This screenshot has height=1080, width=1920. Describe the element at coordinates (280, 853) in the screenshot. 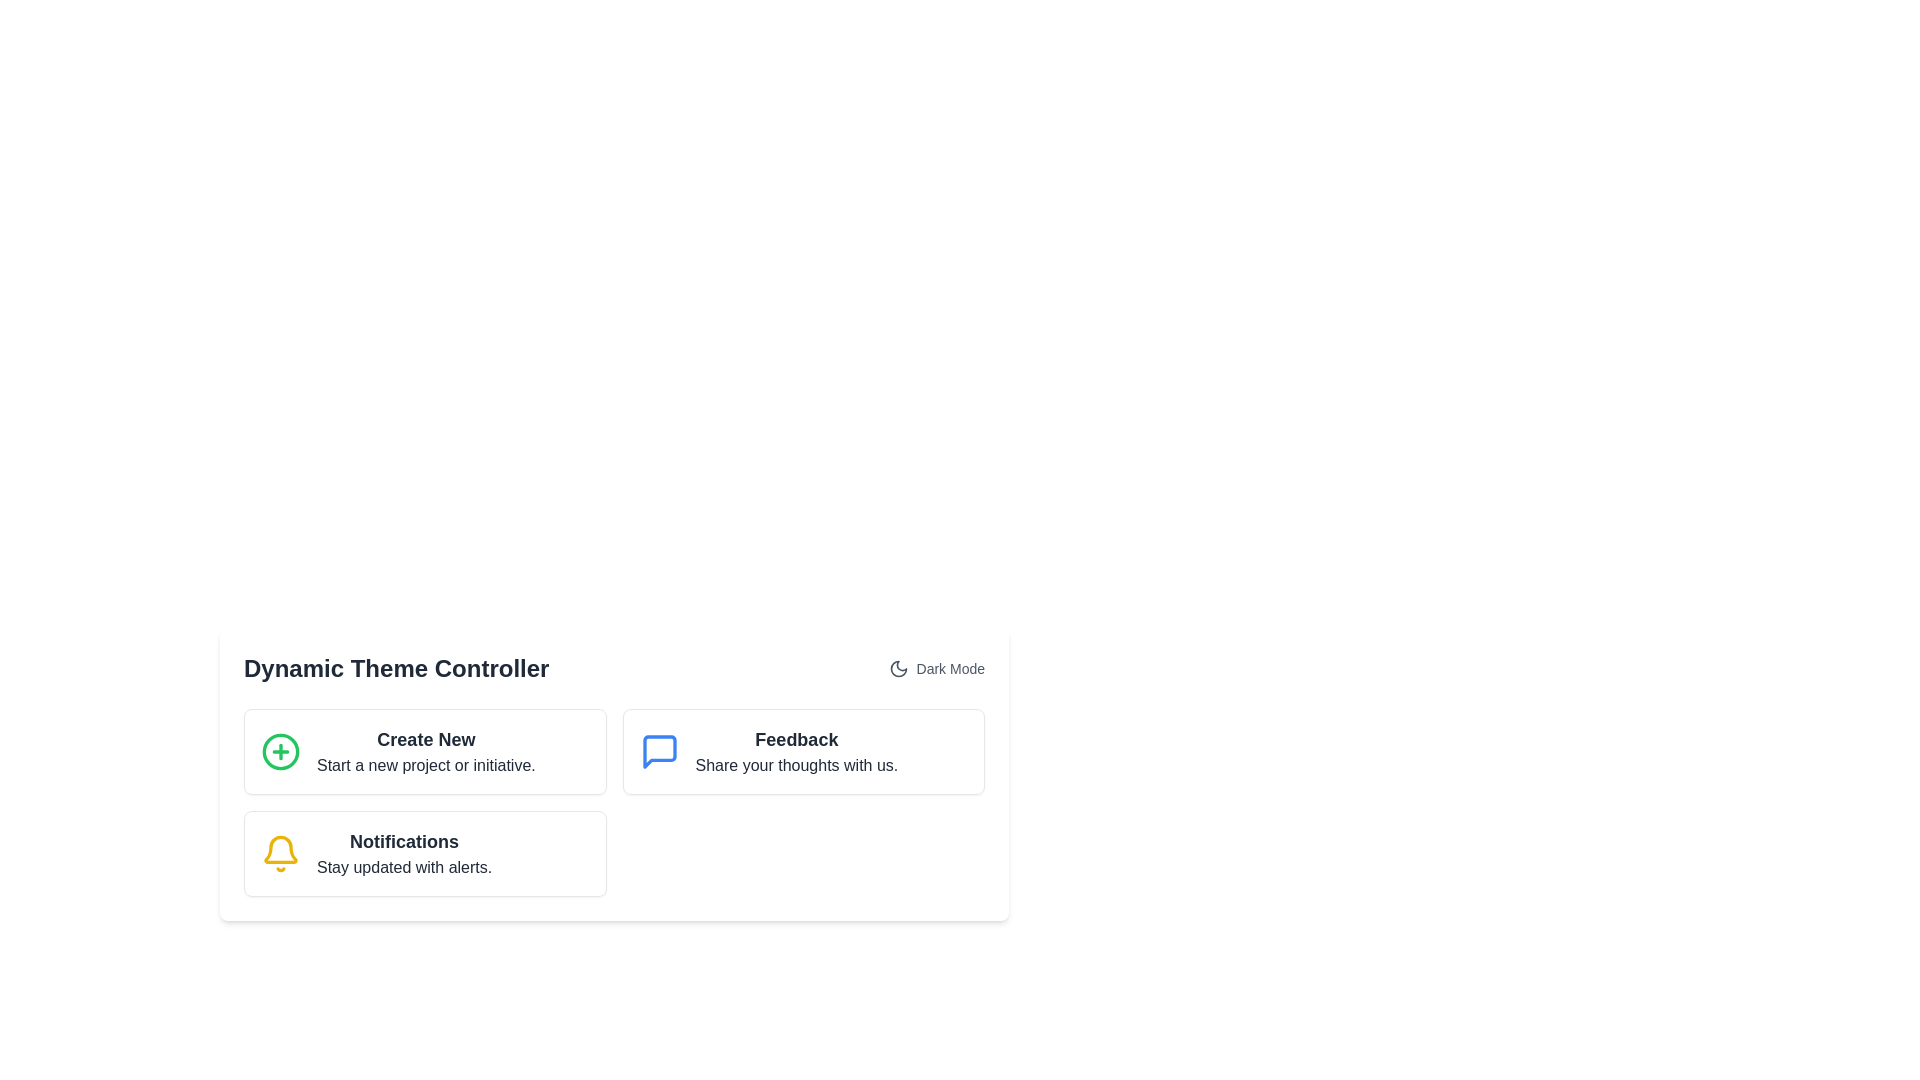

I see `the yellow bell icon representing notifications, located in the lower-left corner of the layout within the 'Dynamic Theme Controller' section` at that location.